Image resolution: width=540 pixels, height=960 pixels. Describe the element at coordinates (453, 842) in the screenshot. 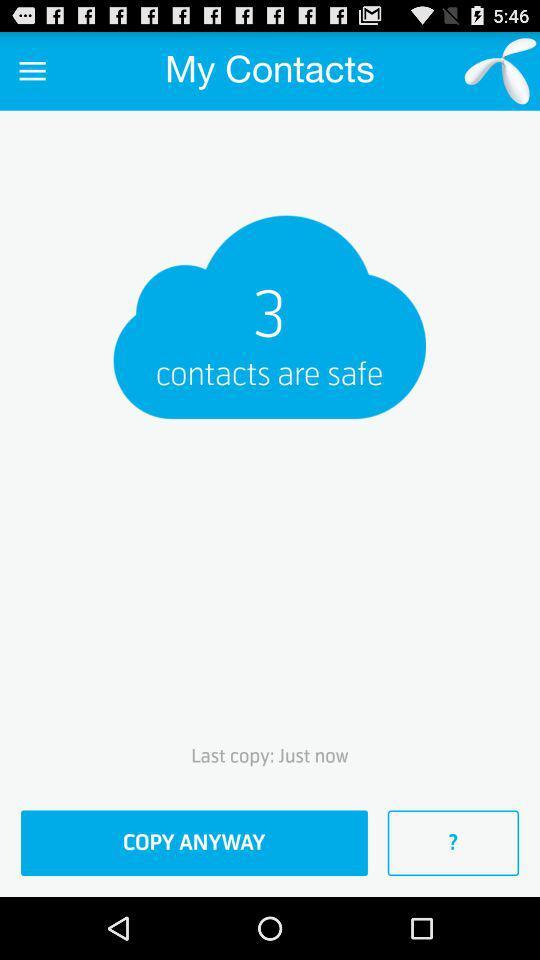

I see `?  at the bottom right corner` at that location.